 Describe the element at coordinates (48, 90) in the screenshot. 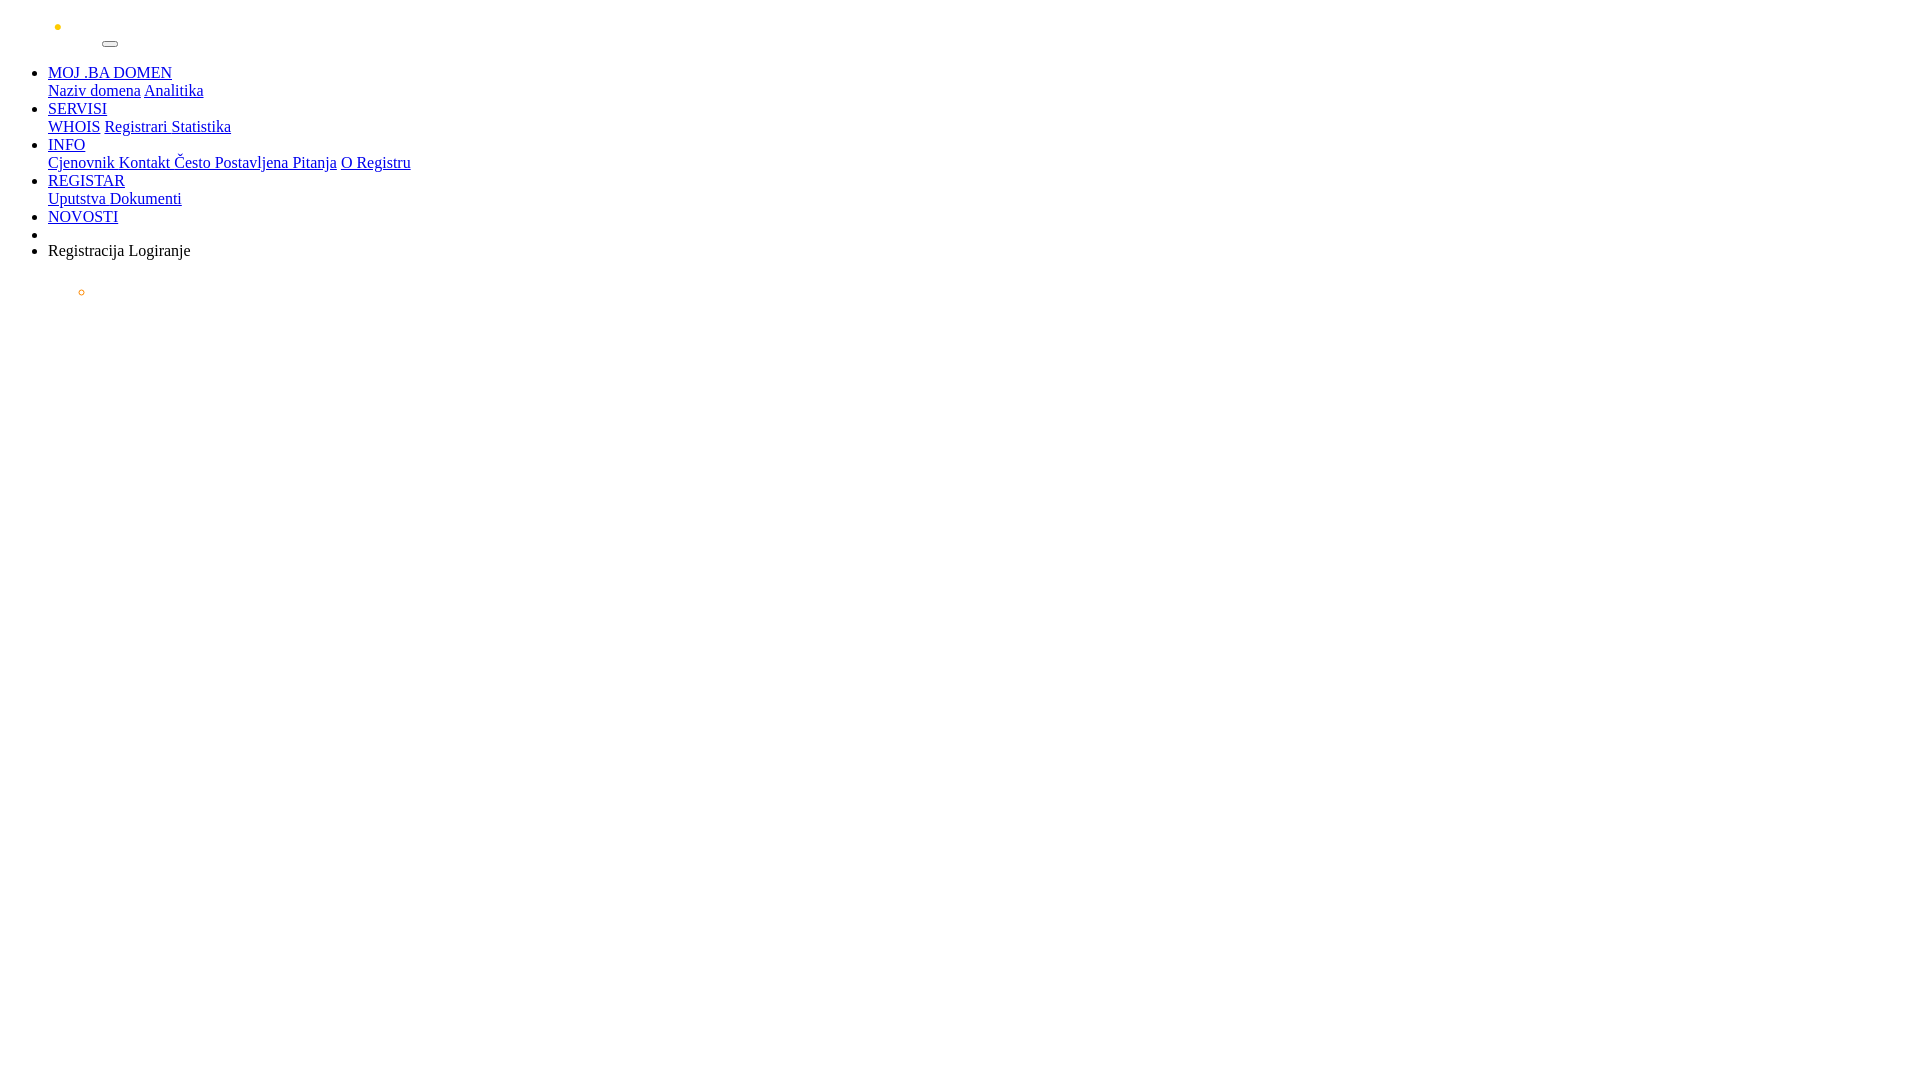

I see `'Naziv domena'` at that location.